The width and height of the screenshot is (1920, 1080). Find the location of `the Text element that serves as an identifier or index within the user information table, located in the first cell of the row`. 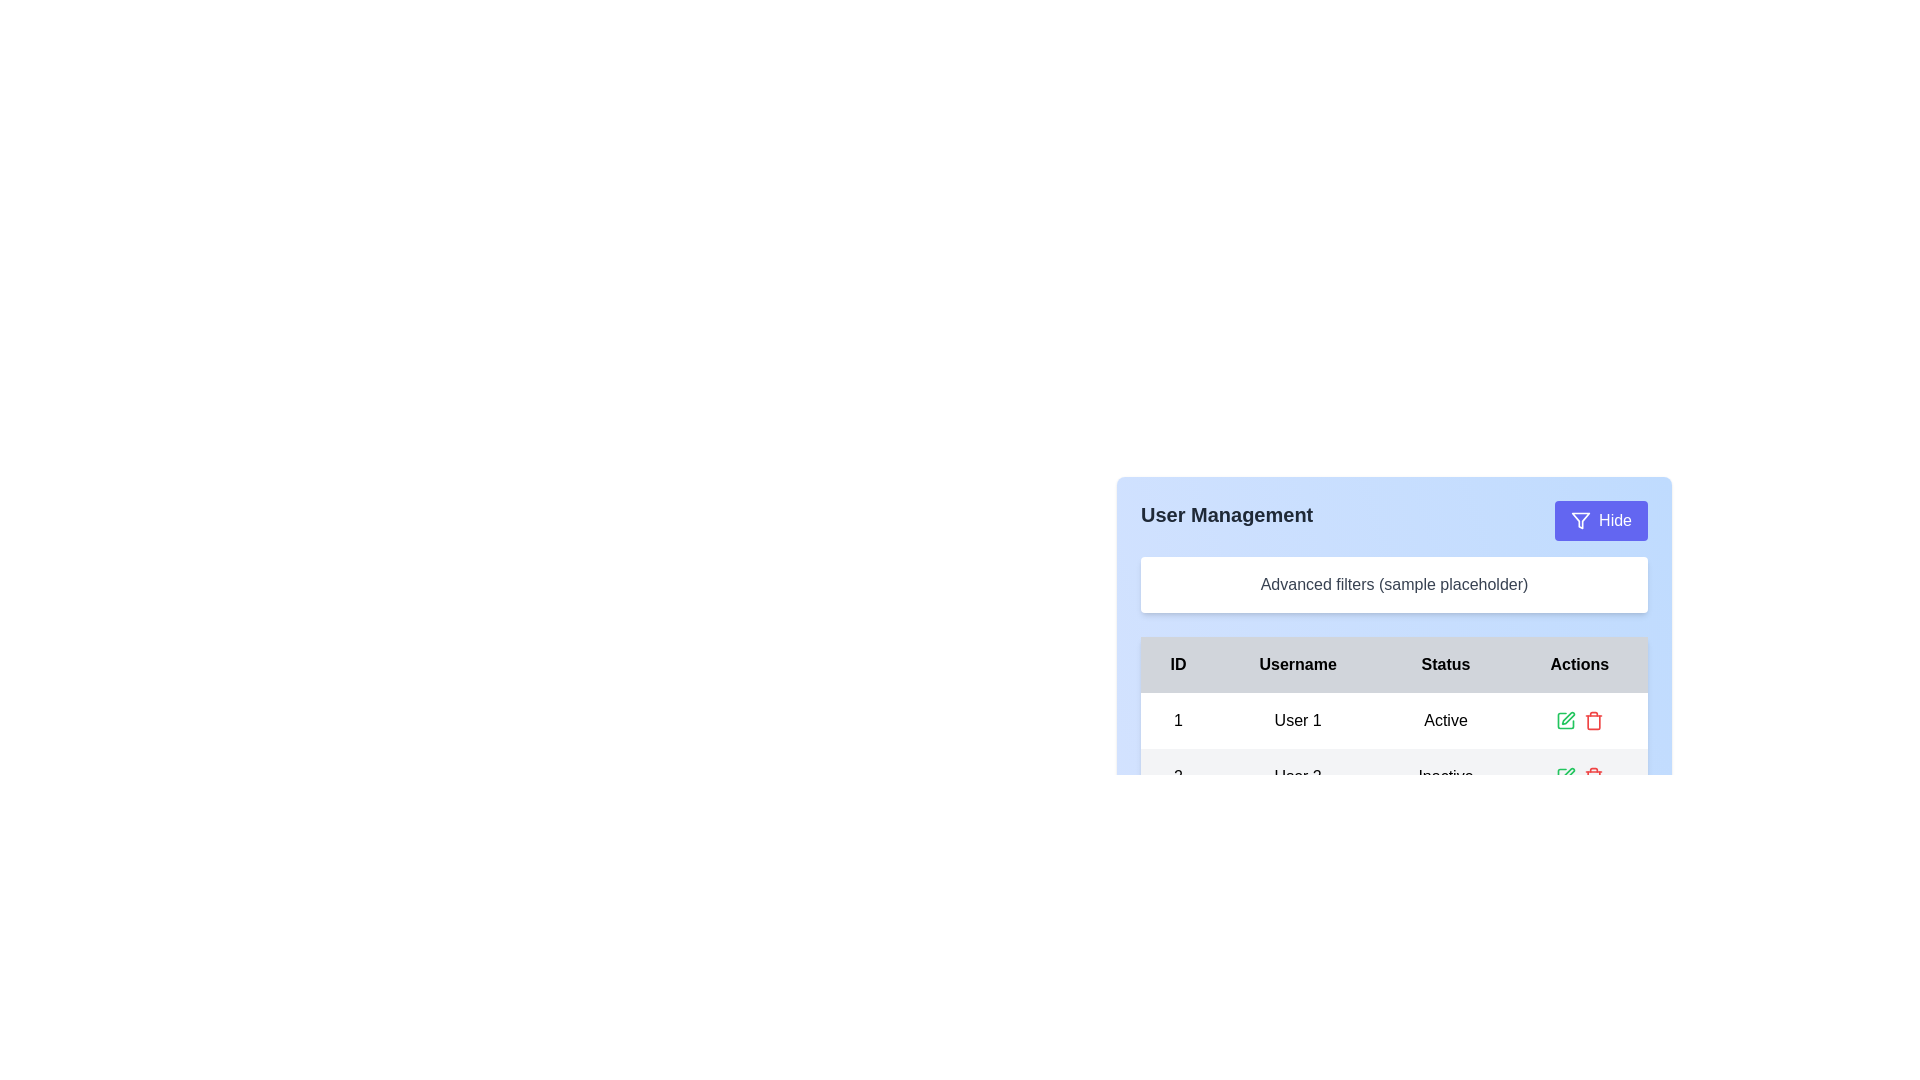

the Text element that serves as an identifier or index within the user information table, located in the first cell of the row is located at coordinates (1178, 721).